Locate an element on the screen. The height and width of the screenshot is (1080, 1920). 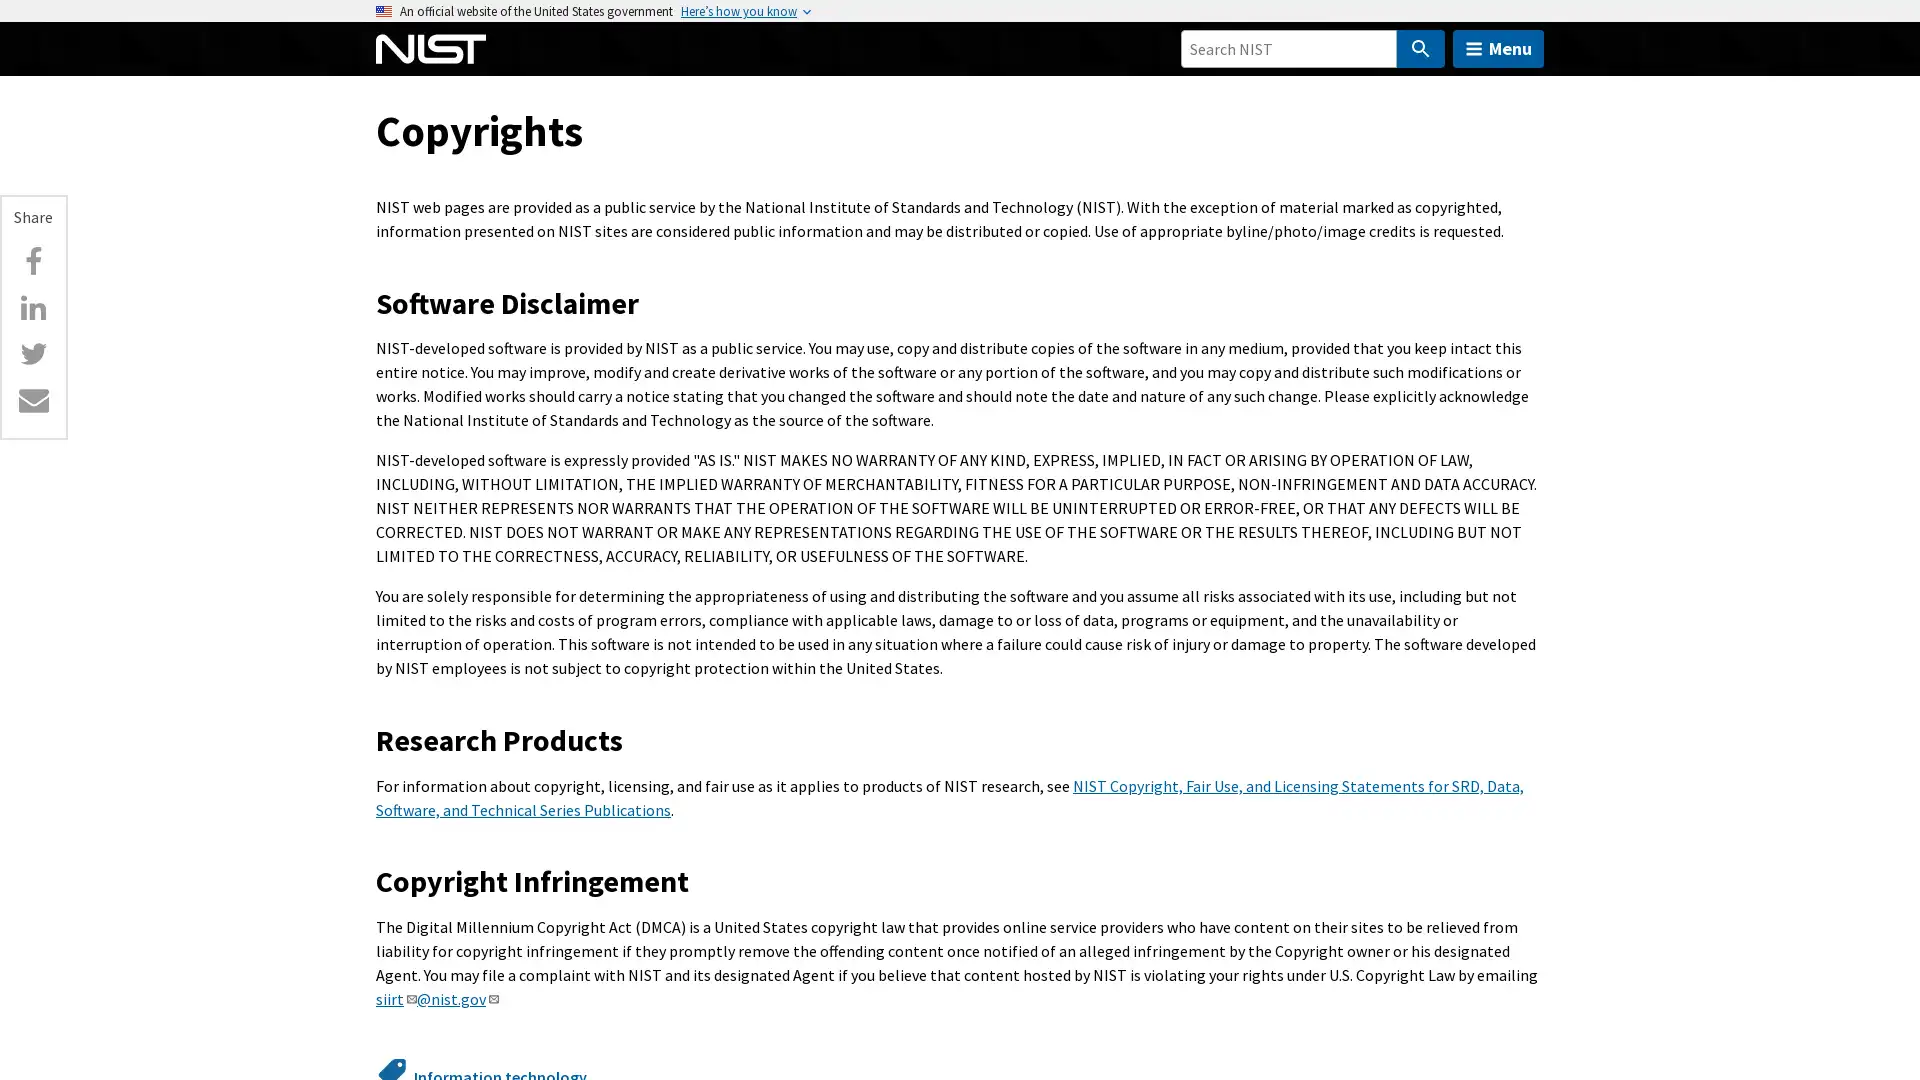
Search is located at coordinates (1419, 48).